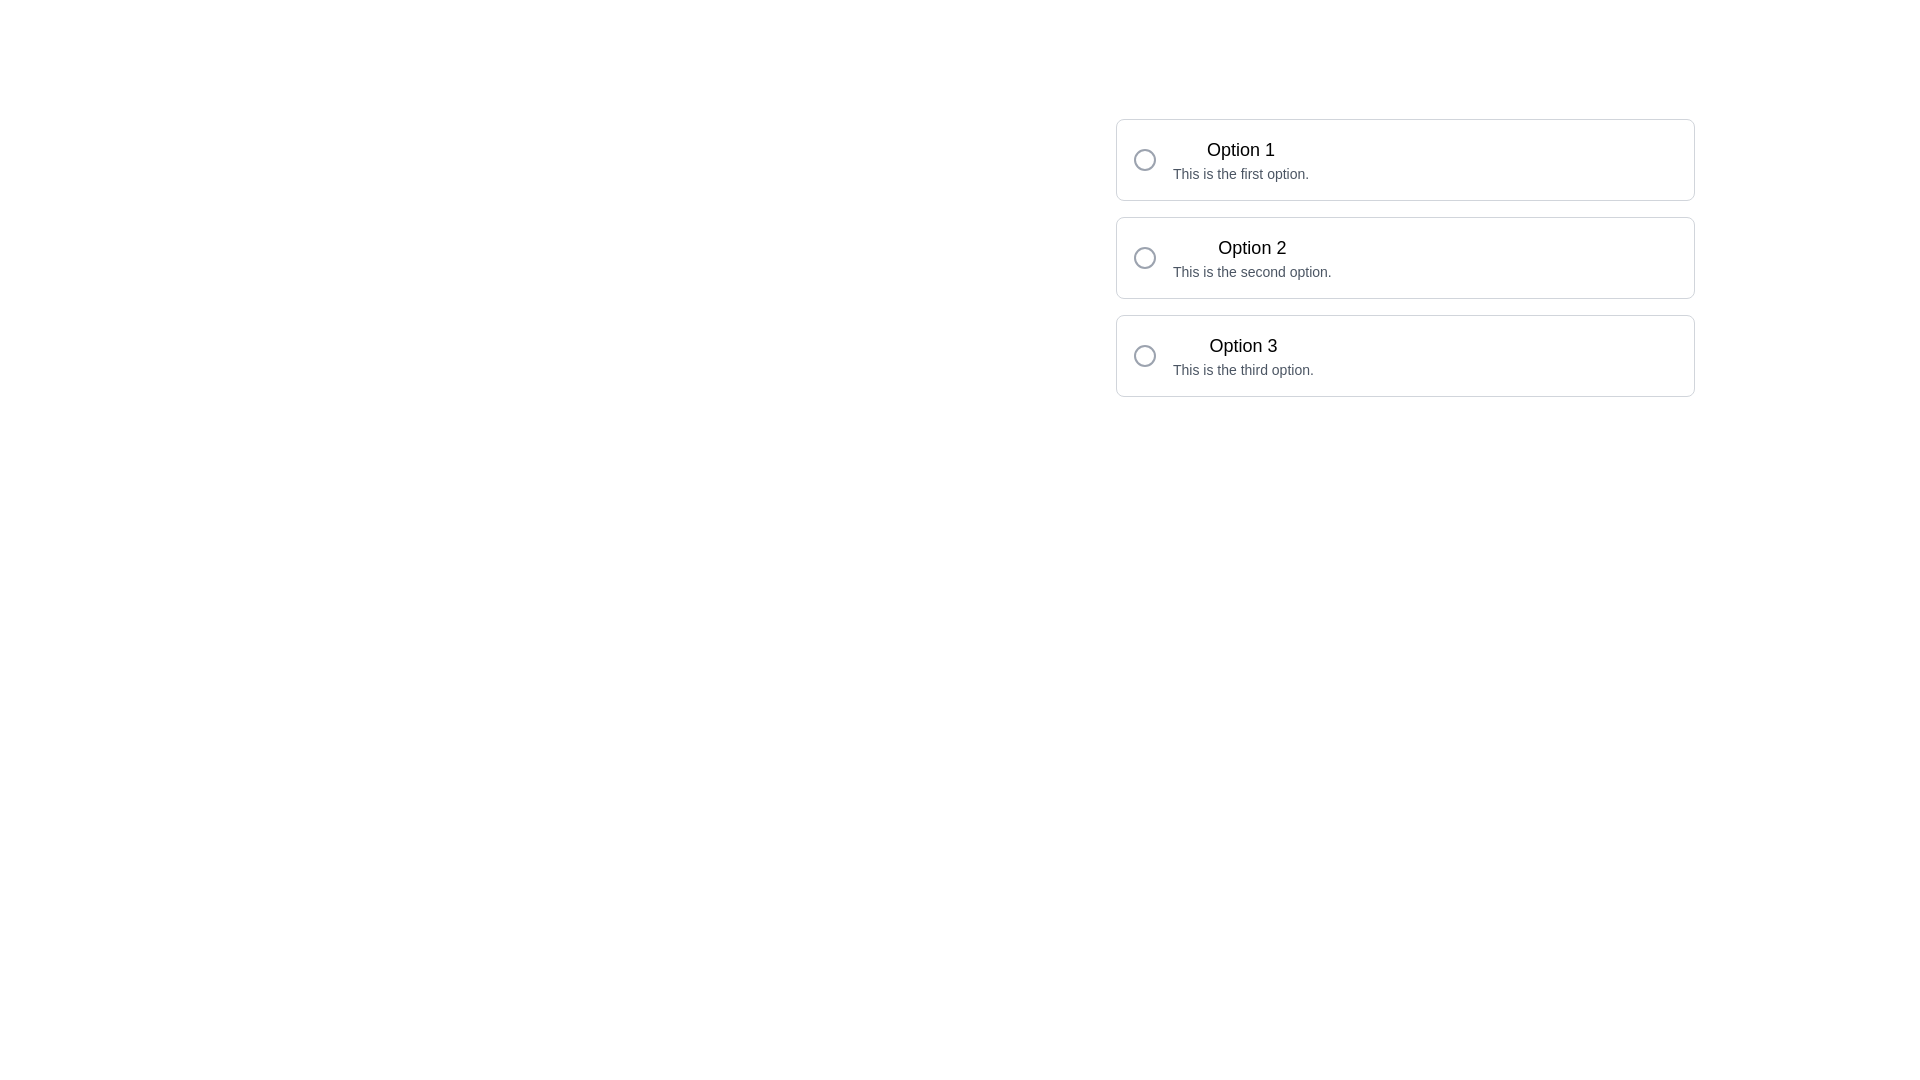 This screenshot has width=1920, height=1080. What do you see at coordinates (1145, 257) in the screenshot?
I see `the second radio button in a vertical group of selectable options, which is circular with a gray border and currently unselected` at bounding box center [1145, 257].